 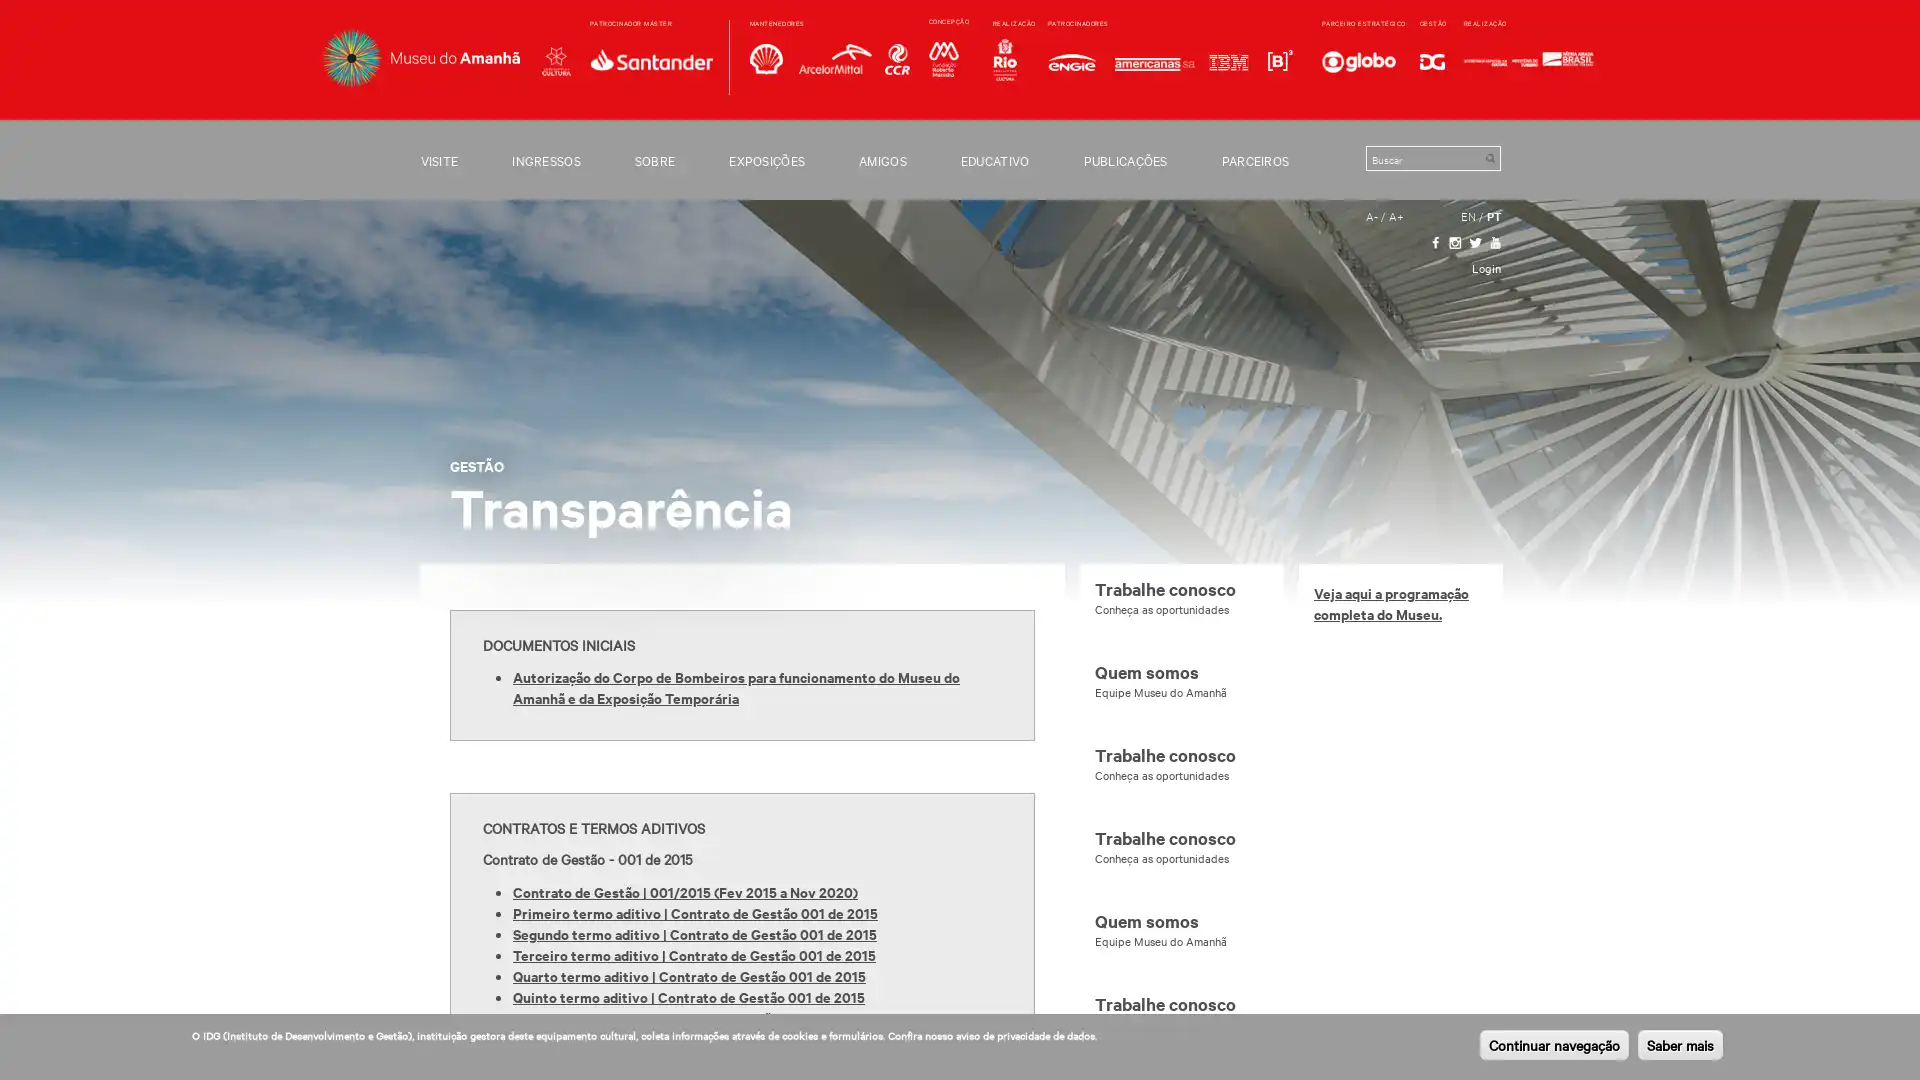 What do you see at coordinates (1680, 1044) in the screenshot?
I see `Saber mais` at bounding box center [1680, 1044].